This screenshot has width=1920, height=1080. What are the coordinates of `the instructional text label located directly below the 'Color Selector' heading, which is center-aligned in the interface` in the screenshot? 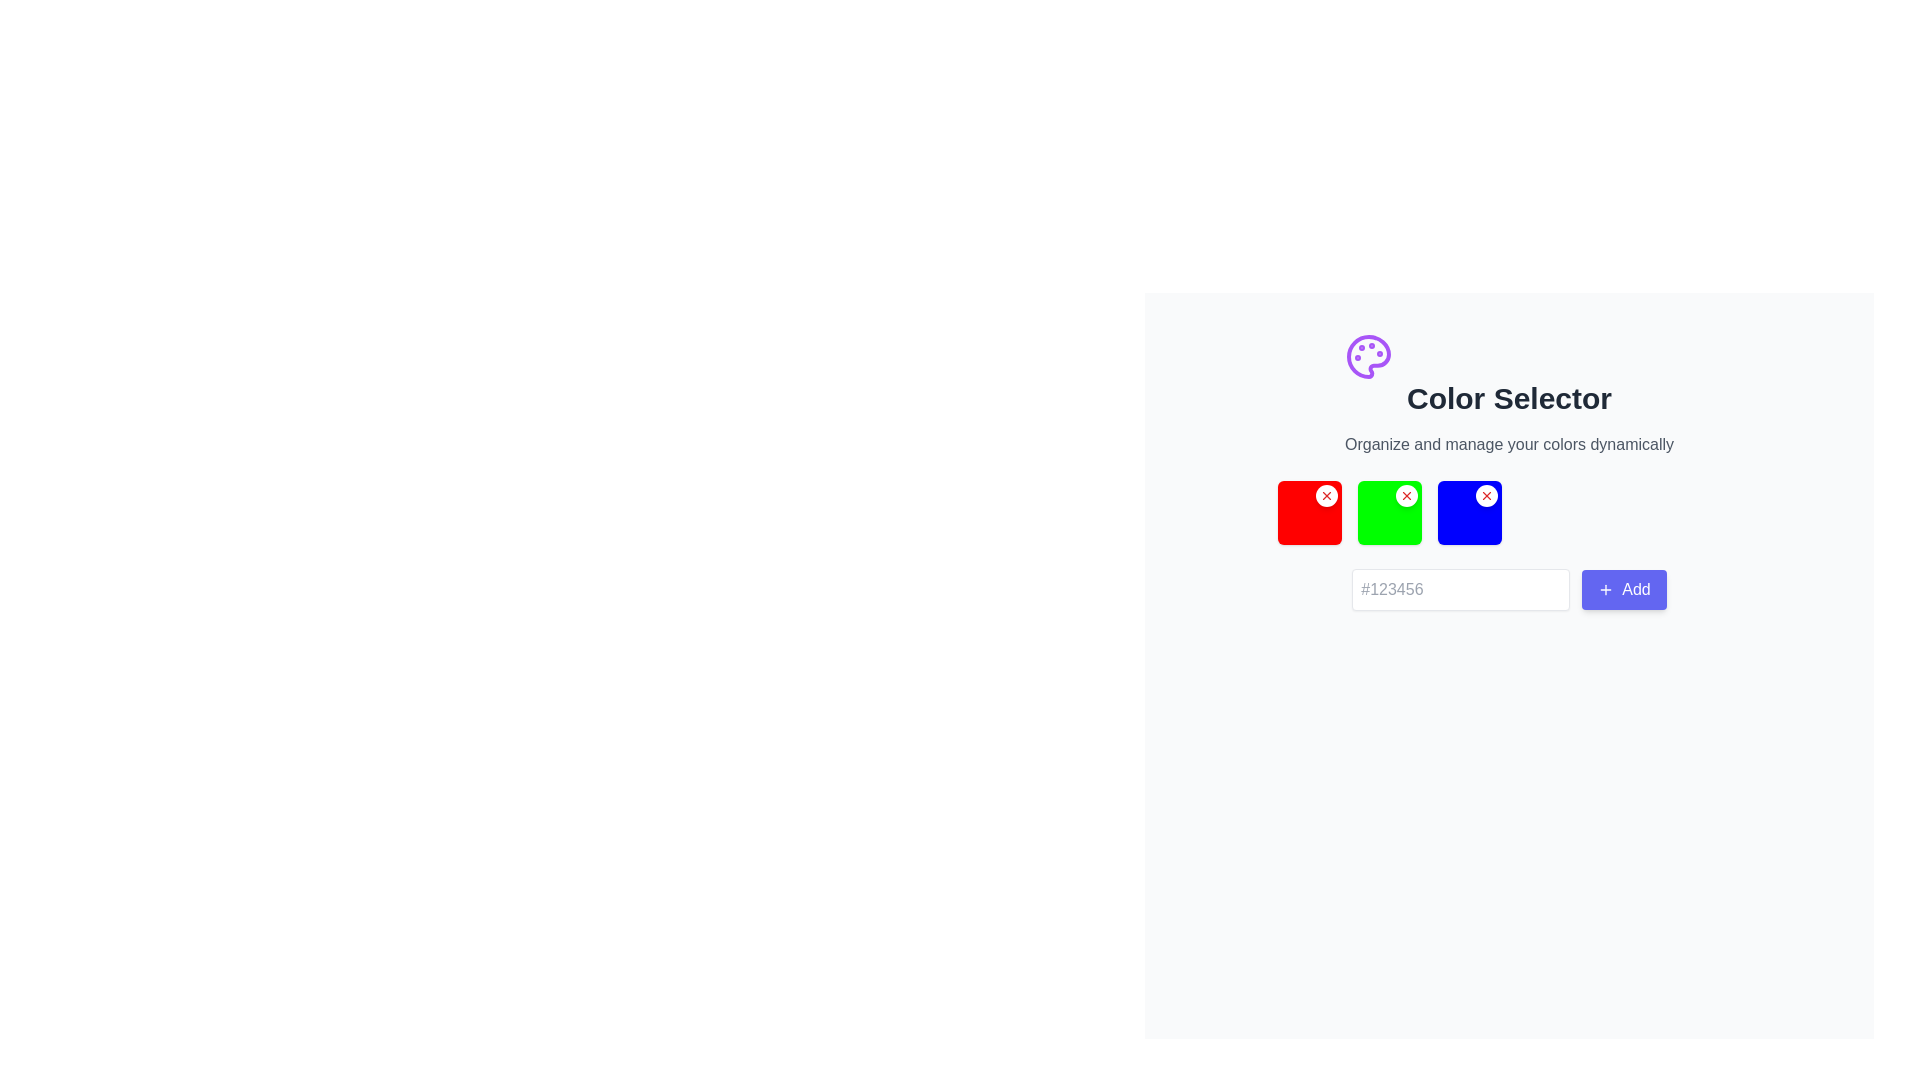 It's located at (1509, 443).